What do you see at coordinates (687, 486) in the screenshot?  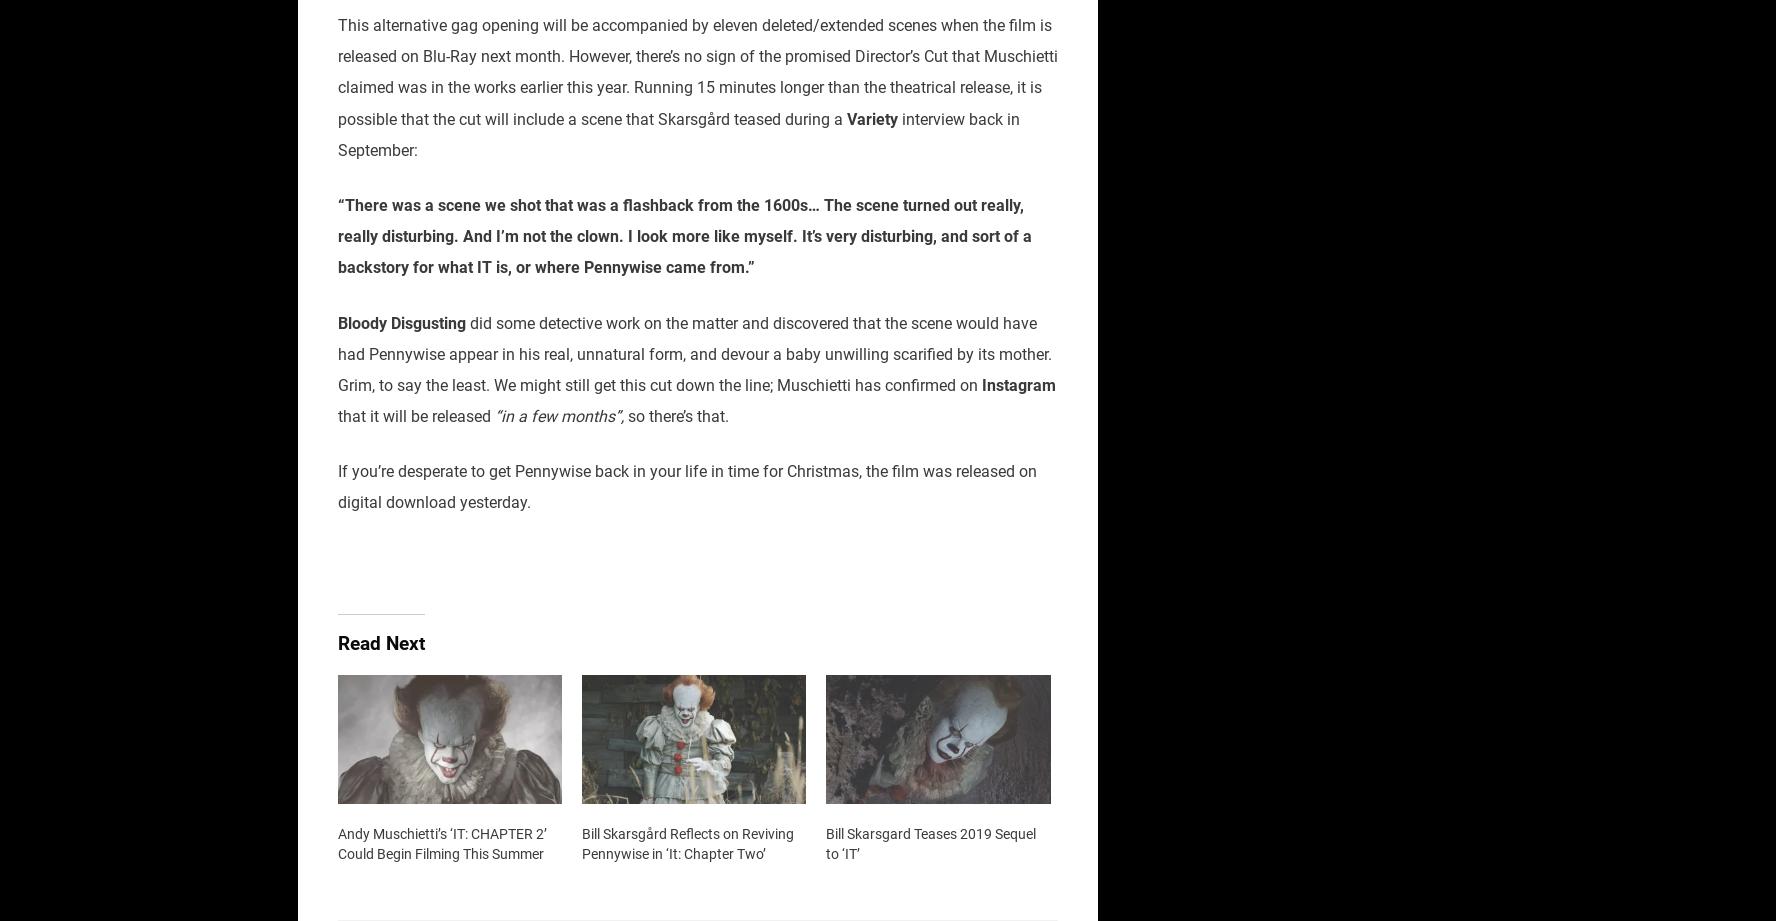 I see `'If you’re desperate to get Pennywise back in your life in time for Christmas, the film was released on digital download yesterday.'` at bounding box center [687, 486].